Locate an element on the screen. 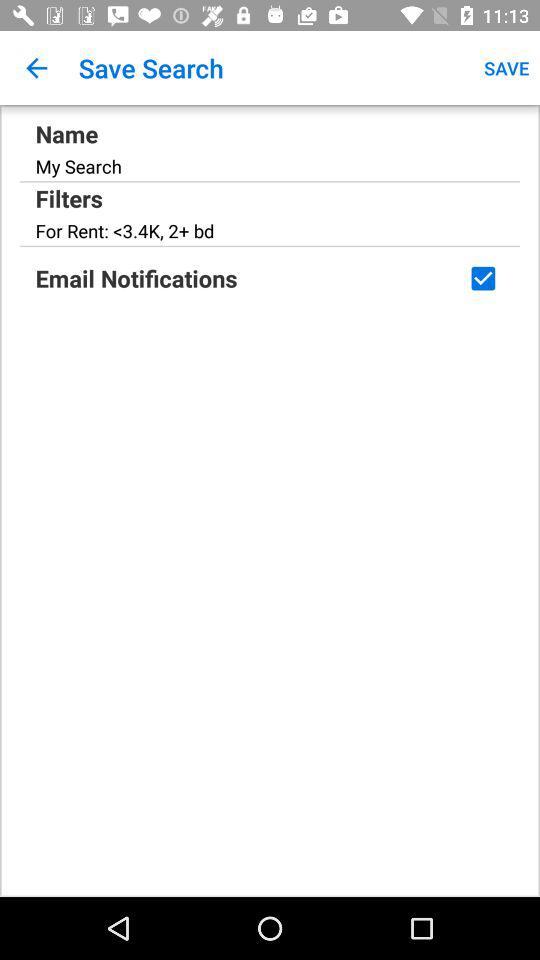 This screenshot has width=540, height=960. receive email notifications is located at coordinates (482, 277).